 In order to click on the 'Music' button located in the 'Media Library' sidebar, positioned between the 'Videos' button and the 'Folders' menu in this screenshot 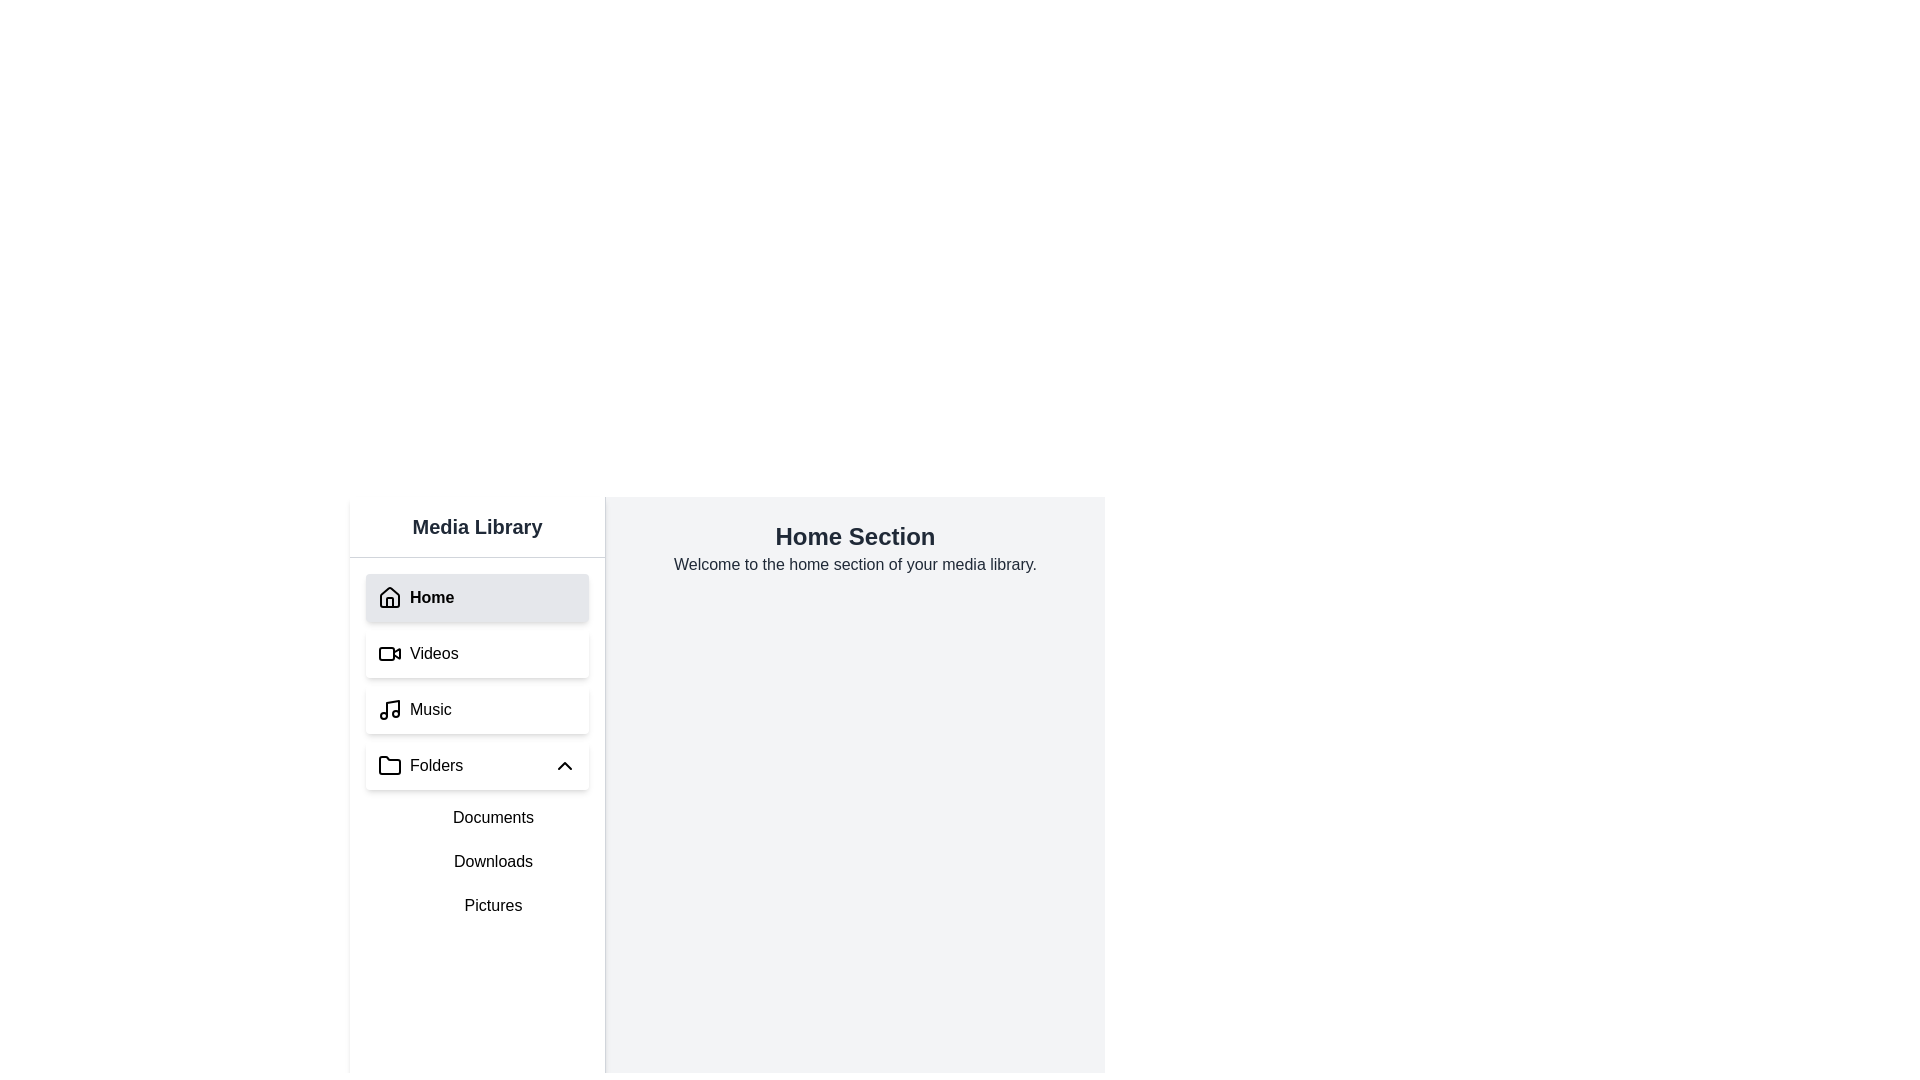, I will do `click(476, 708)`.